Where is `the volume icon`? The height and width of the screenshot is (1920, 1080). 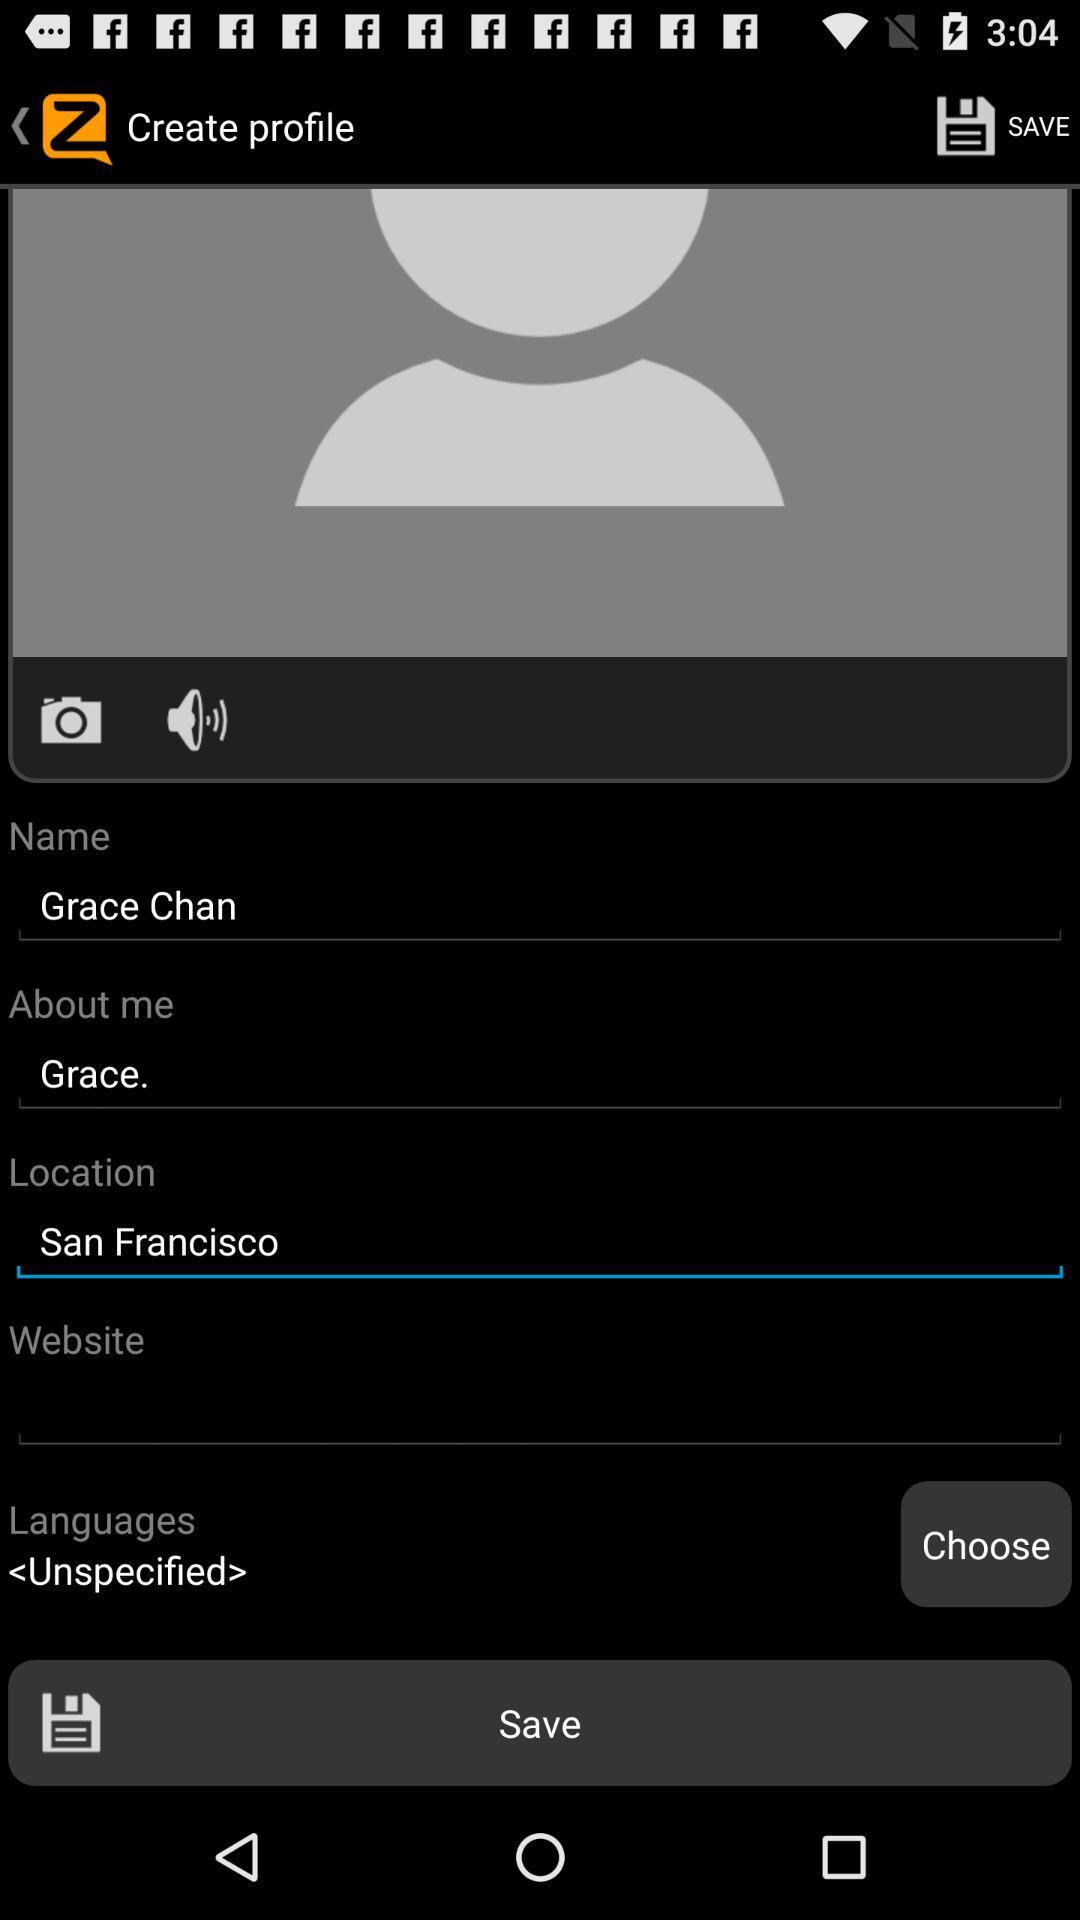
the volume icon is located at coordinates (197, 769).